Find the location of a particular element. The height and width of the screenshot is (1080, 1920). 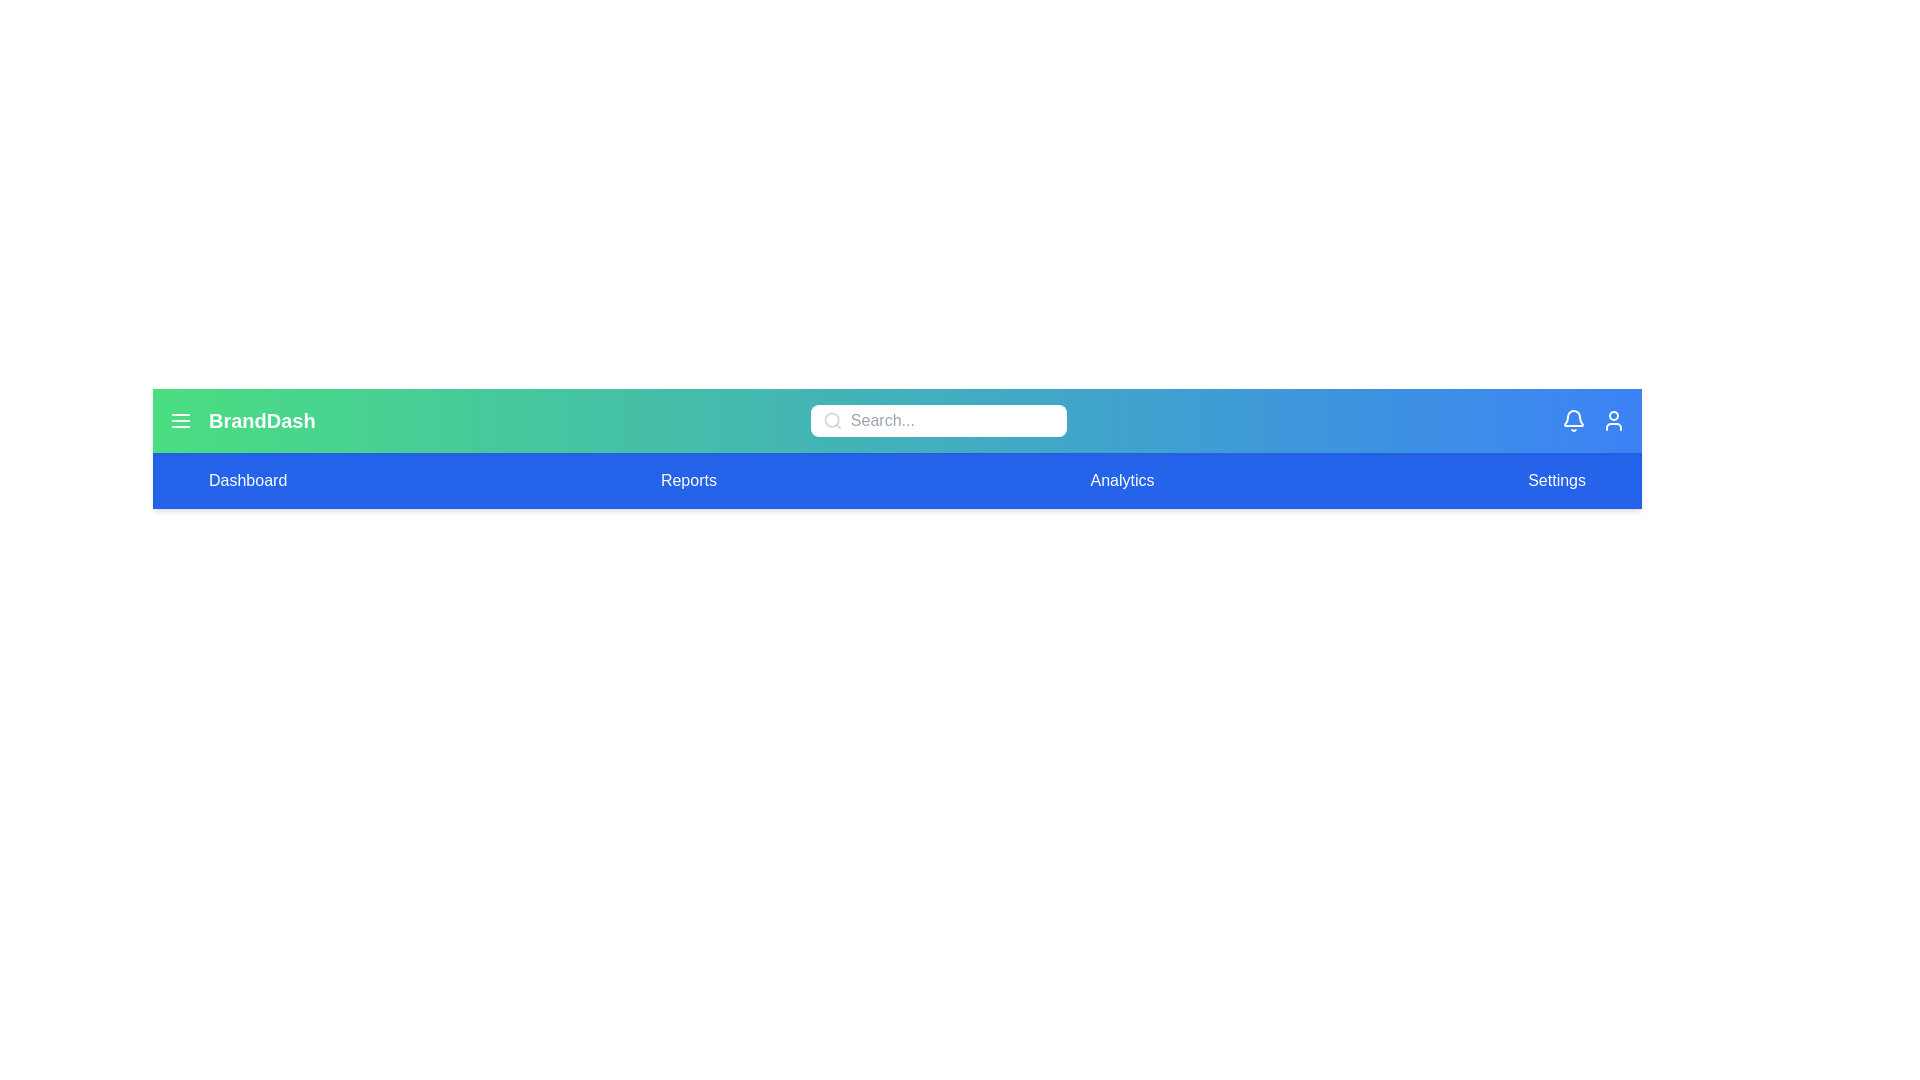

the 'Settings' tab in the navigation bar is located at coordinates (1555, 481).